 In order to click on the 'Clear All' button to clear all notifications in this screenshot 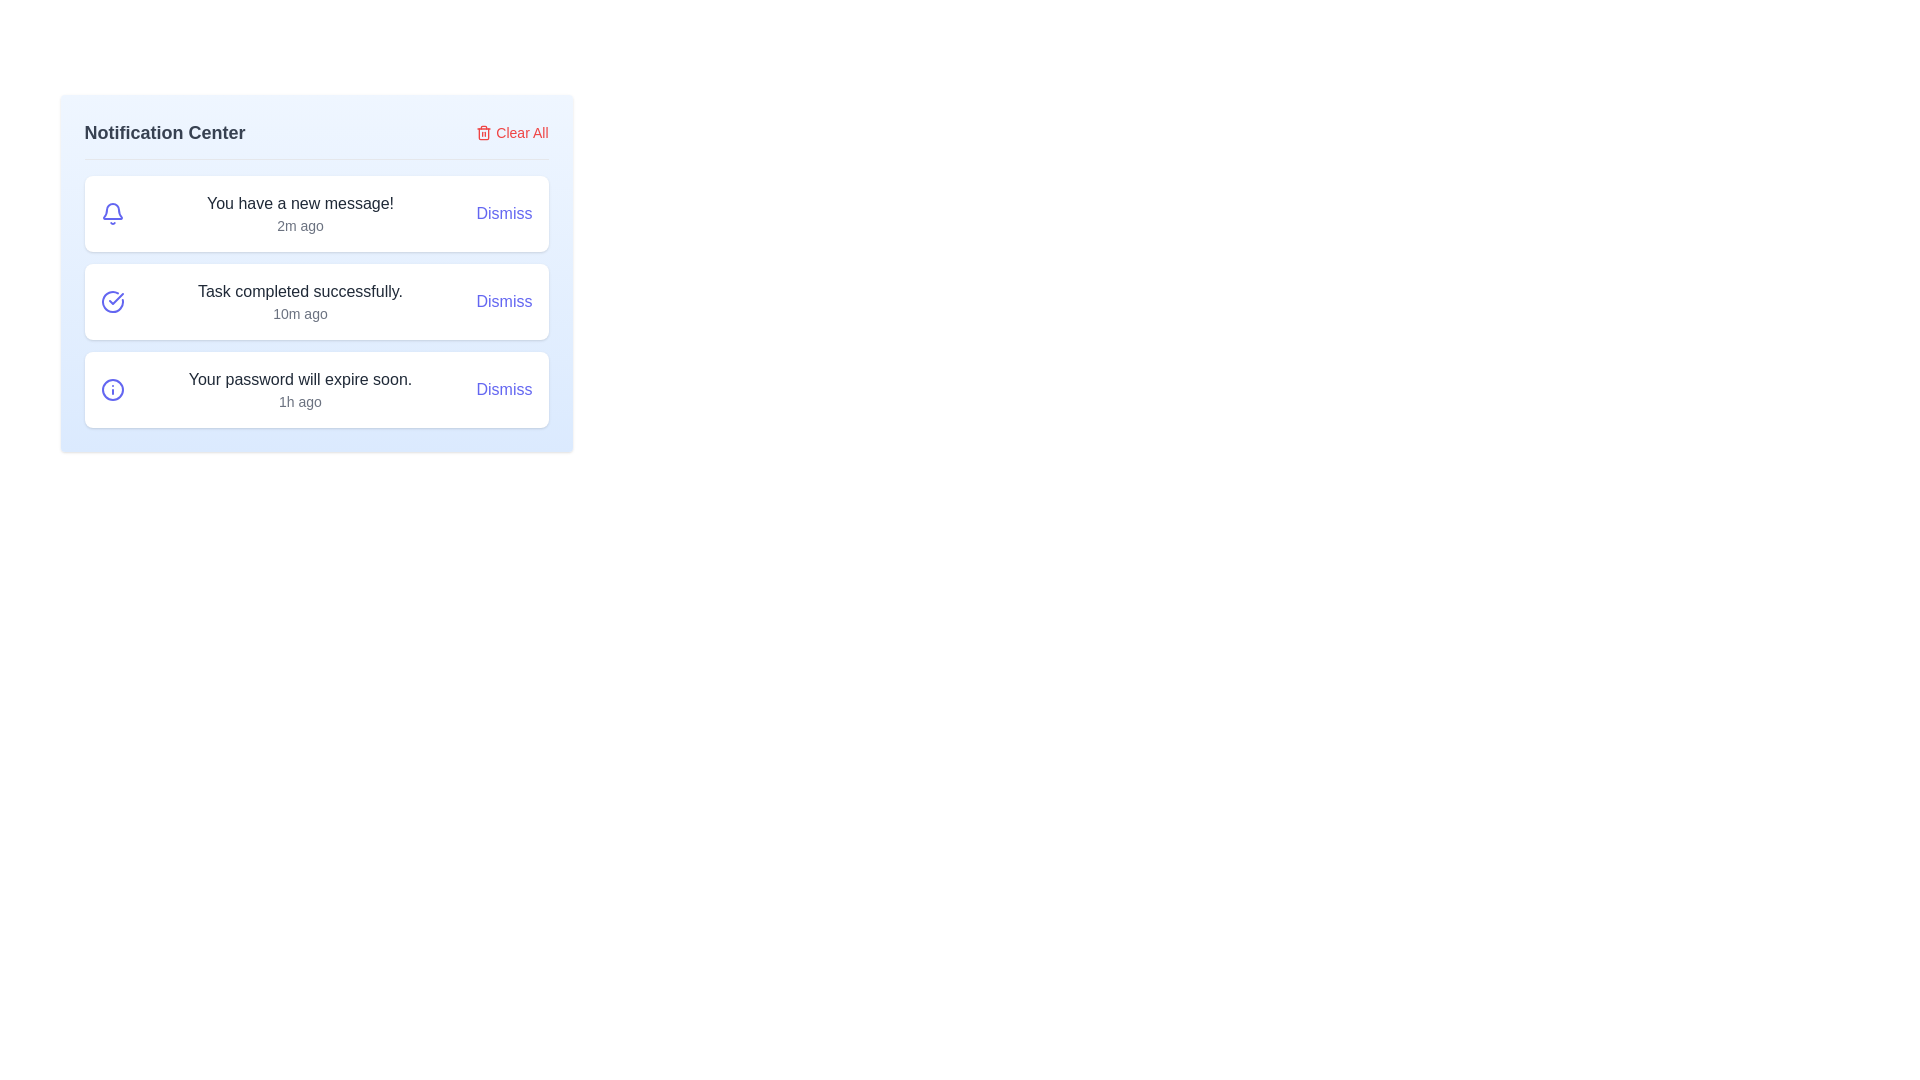, I will do `click(512, 132)`.